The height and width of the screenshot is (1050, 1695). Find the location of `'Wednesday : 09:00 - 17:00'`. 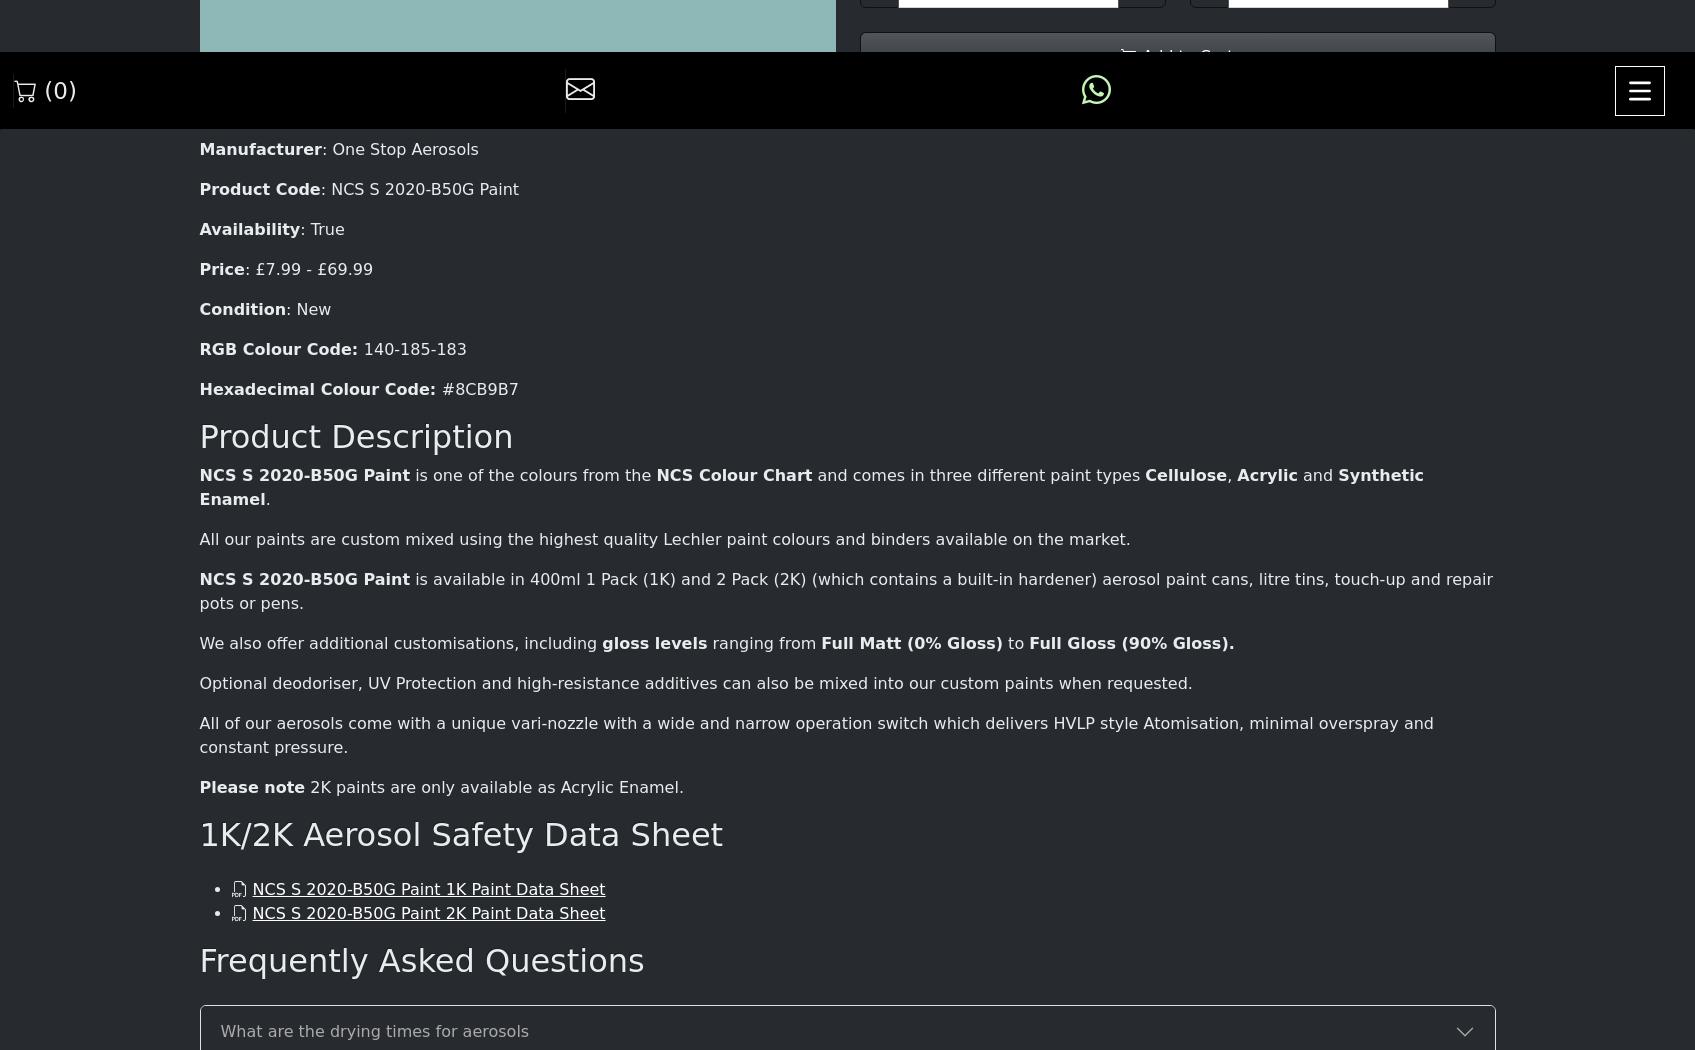

'Wednesday : 09:00 - 17:00' is located at coordinates (515, 701).